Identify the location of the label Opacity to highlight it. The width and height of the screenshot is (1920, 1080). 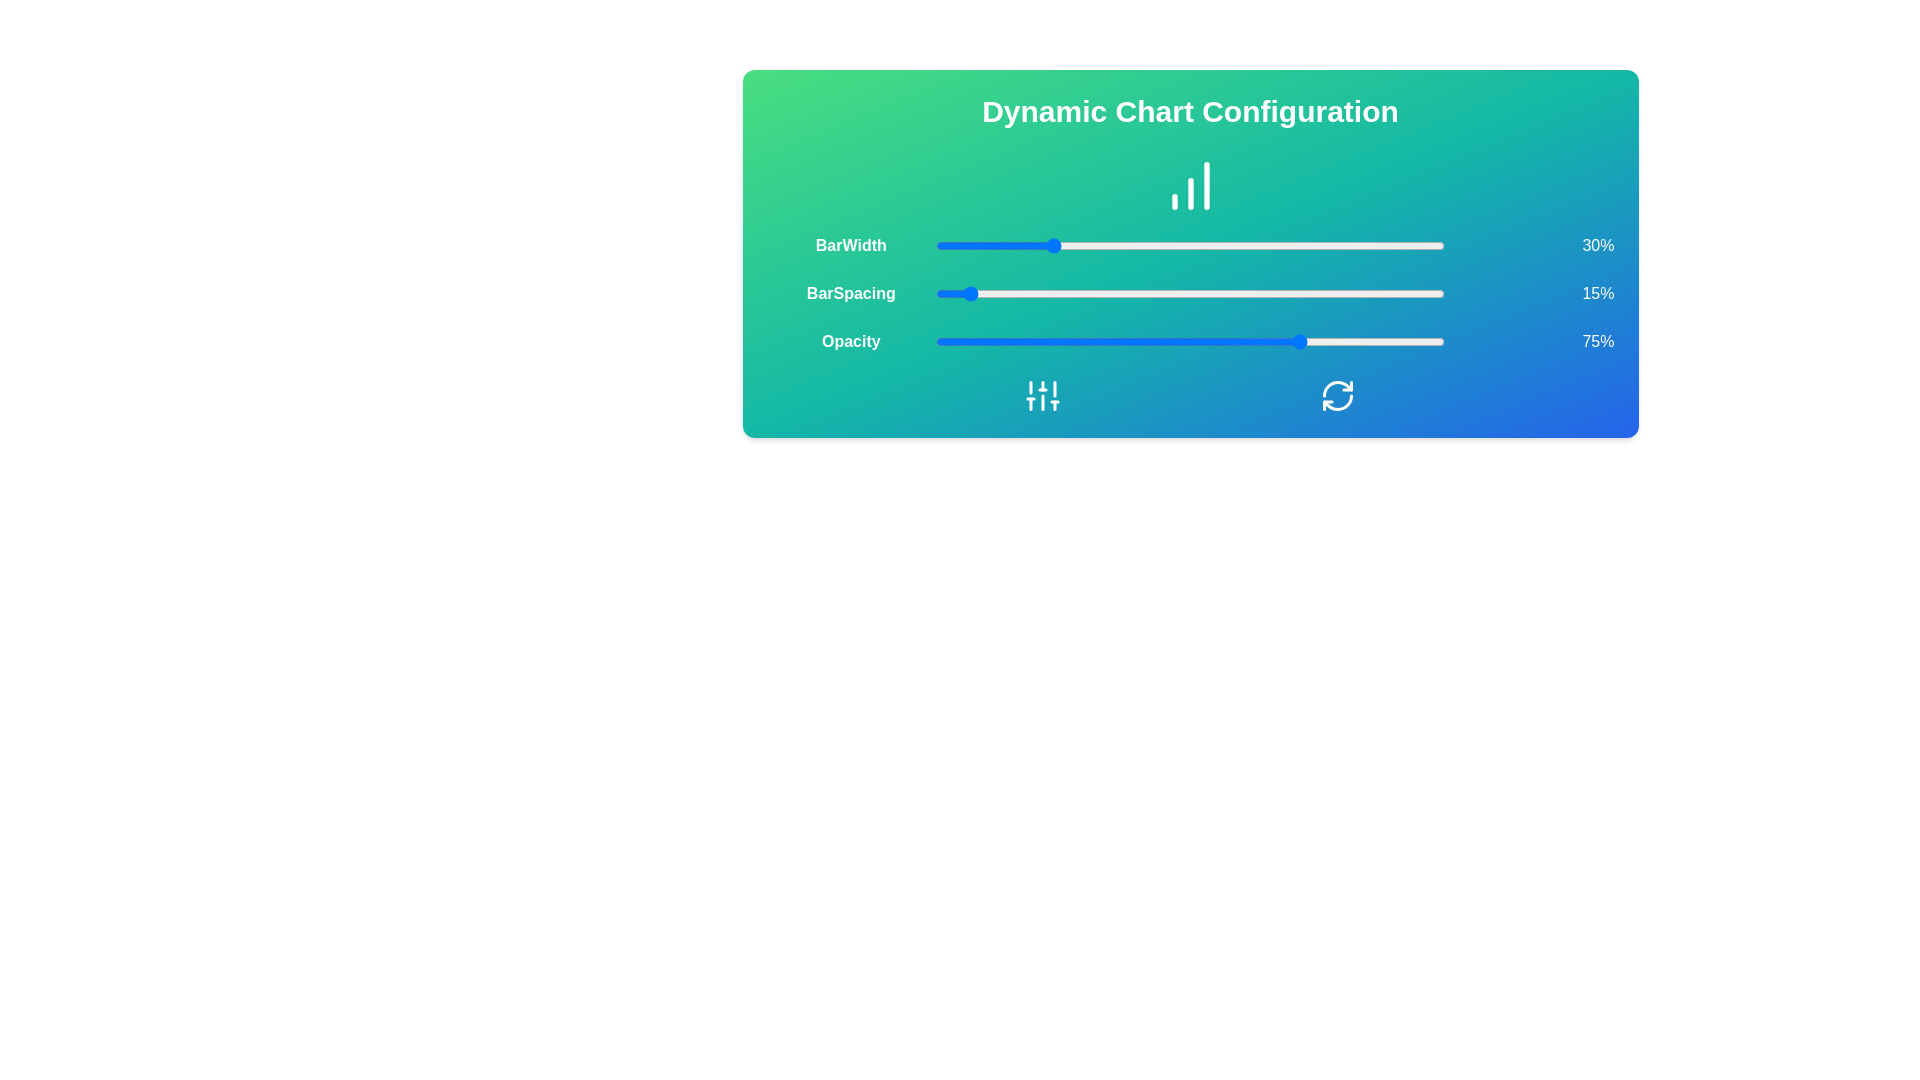
(850, 341).